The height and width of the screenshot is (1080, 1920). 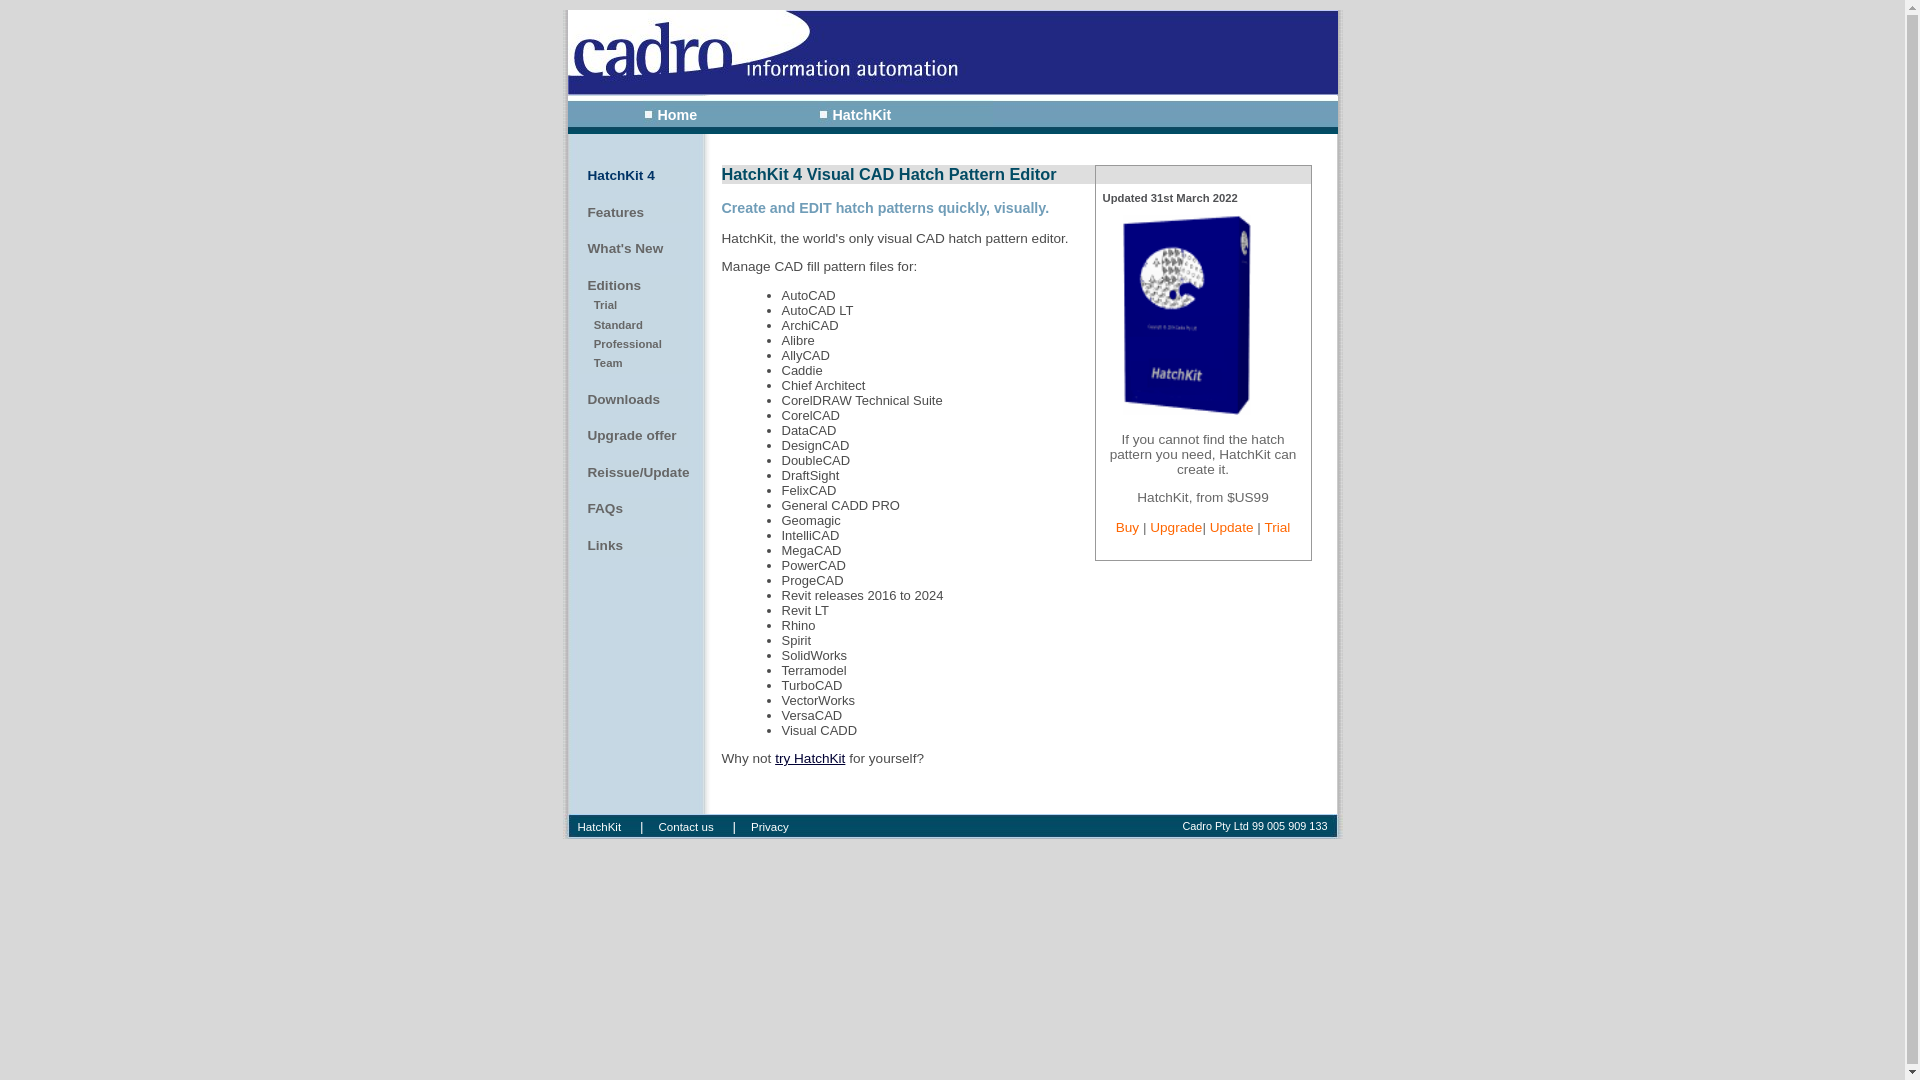 I want to click on '  Standard', so click(x=576, y=324).